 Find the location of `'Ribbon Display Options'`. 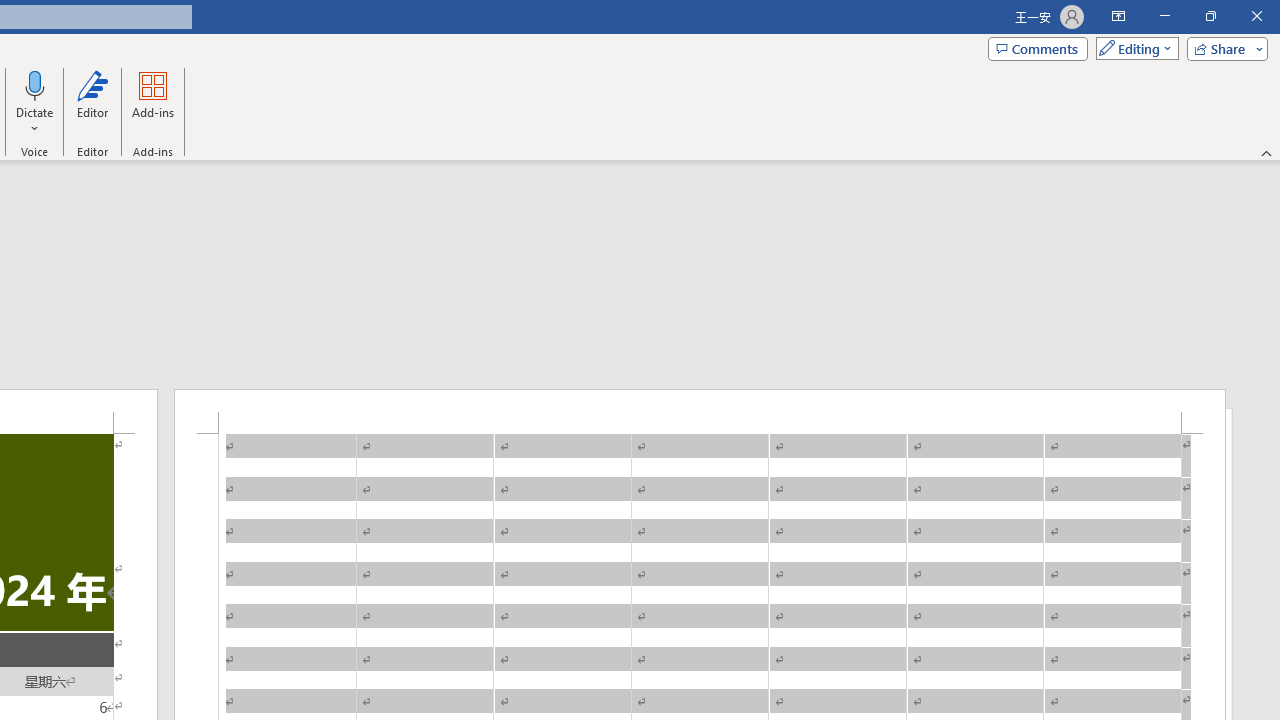

'Ribbon Display Options' is located at coordinates (1117, 16).